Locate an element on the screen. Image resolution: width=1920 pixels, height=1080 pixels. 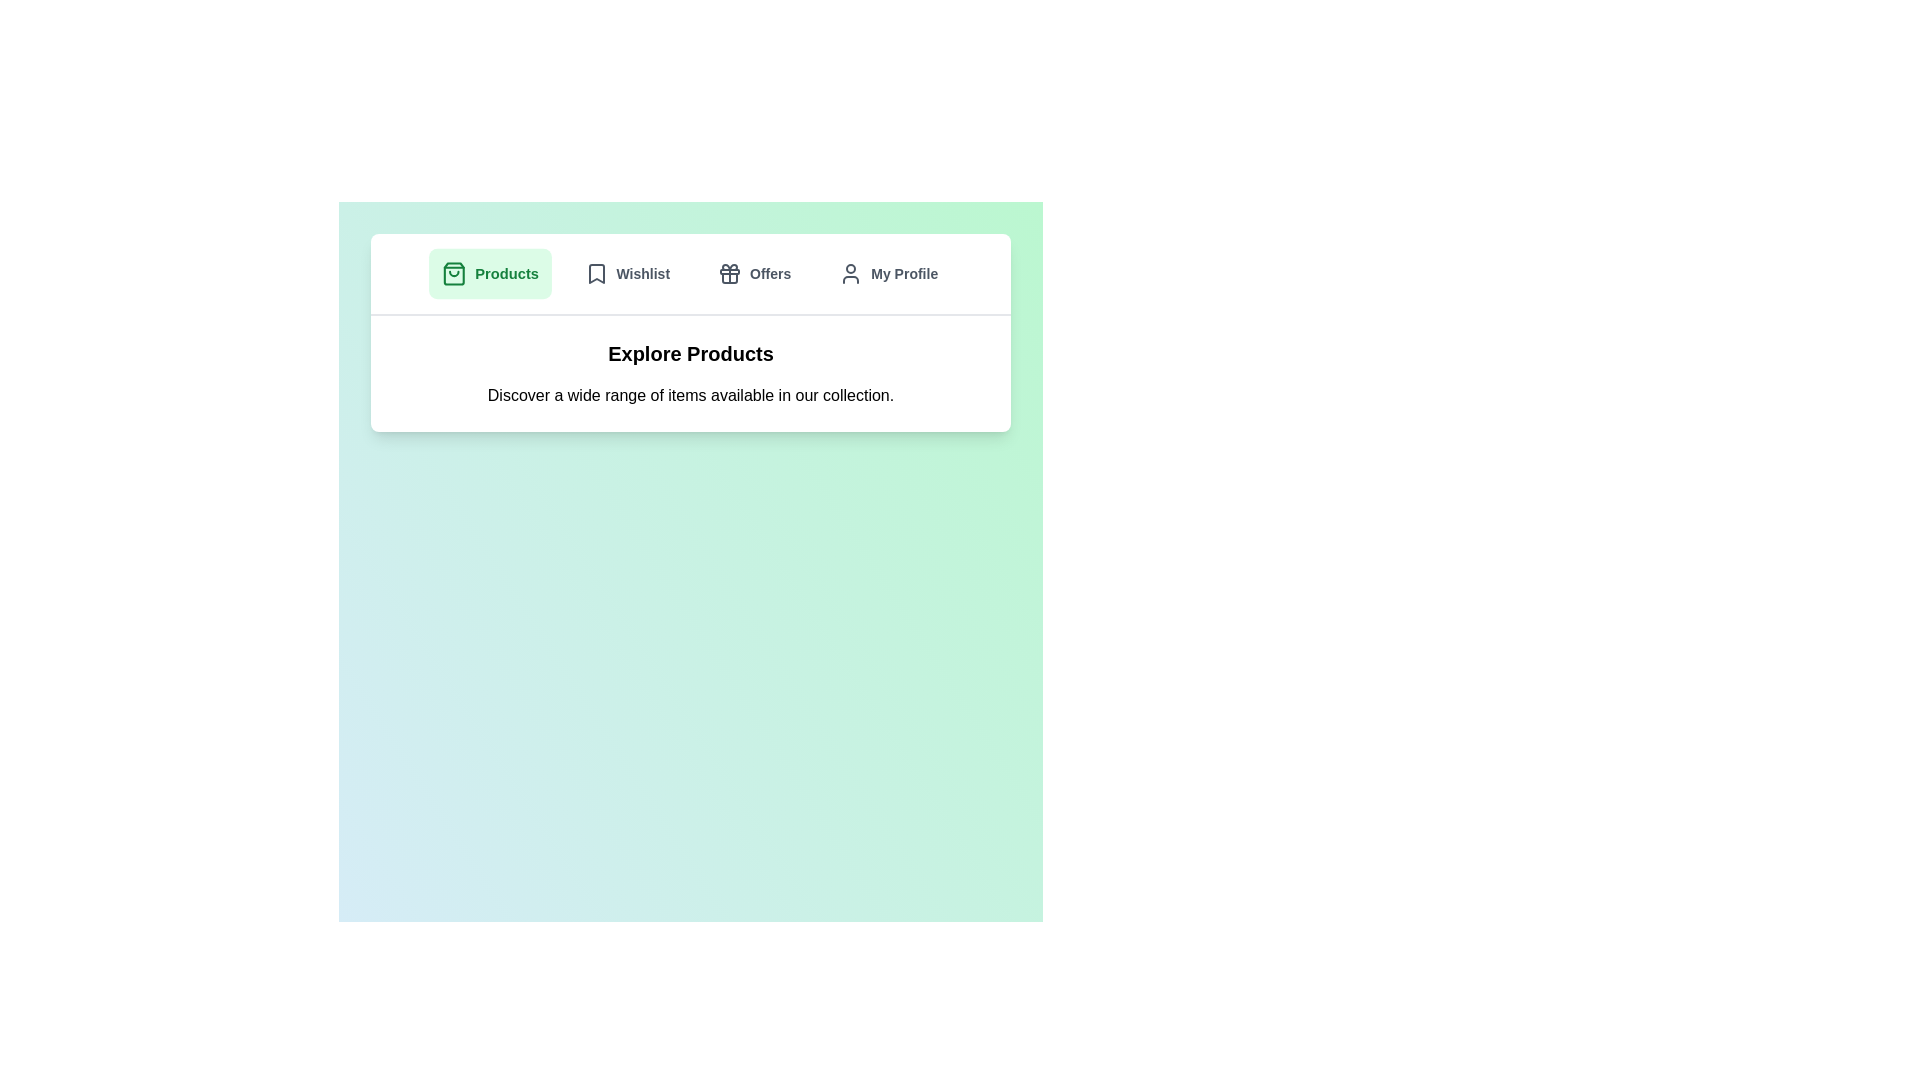
the 'Wishlist' icon in the navigation bar is located at coordinates (595, 273).